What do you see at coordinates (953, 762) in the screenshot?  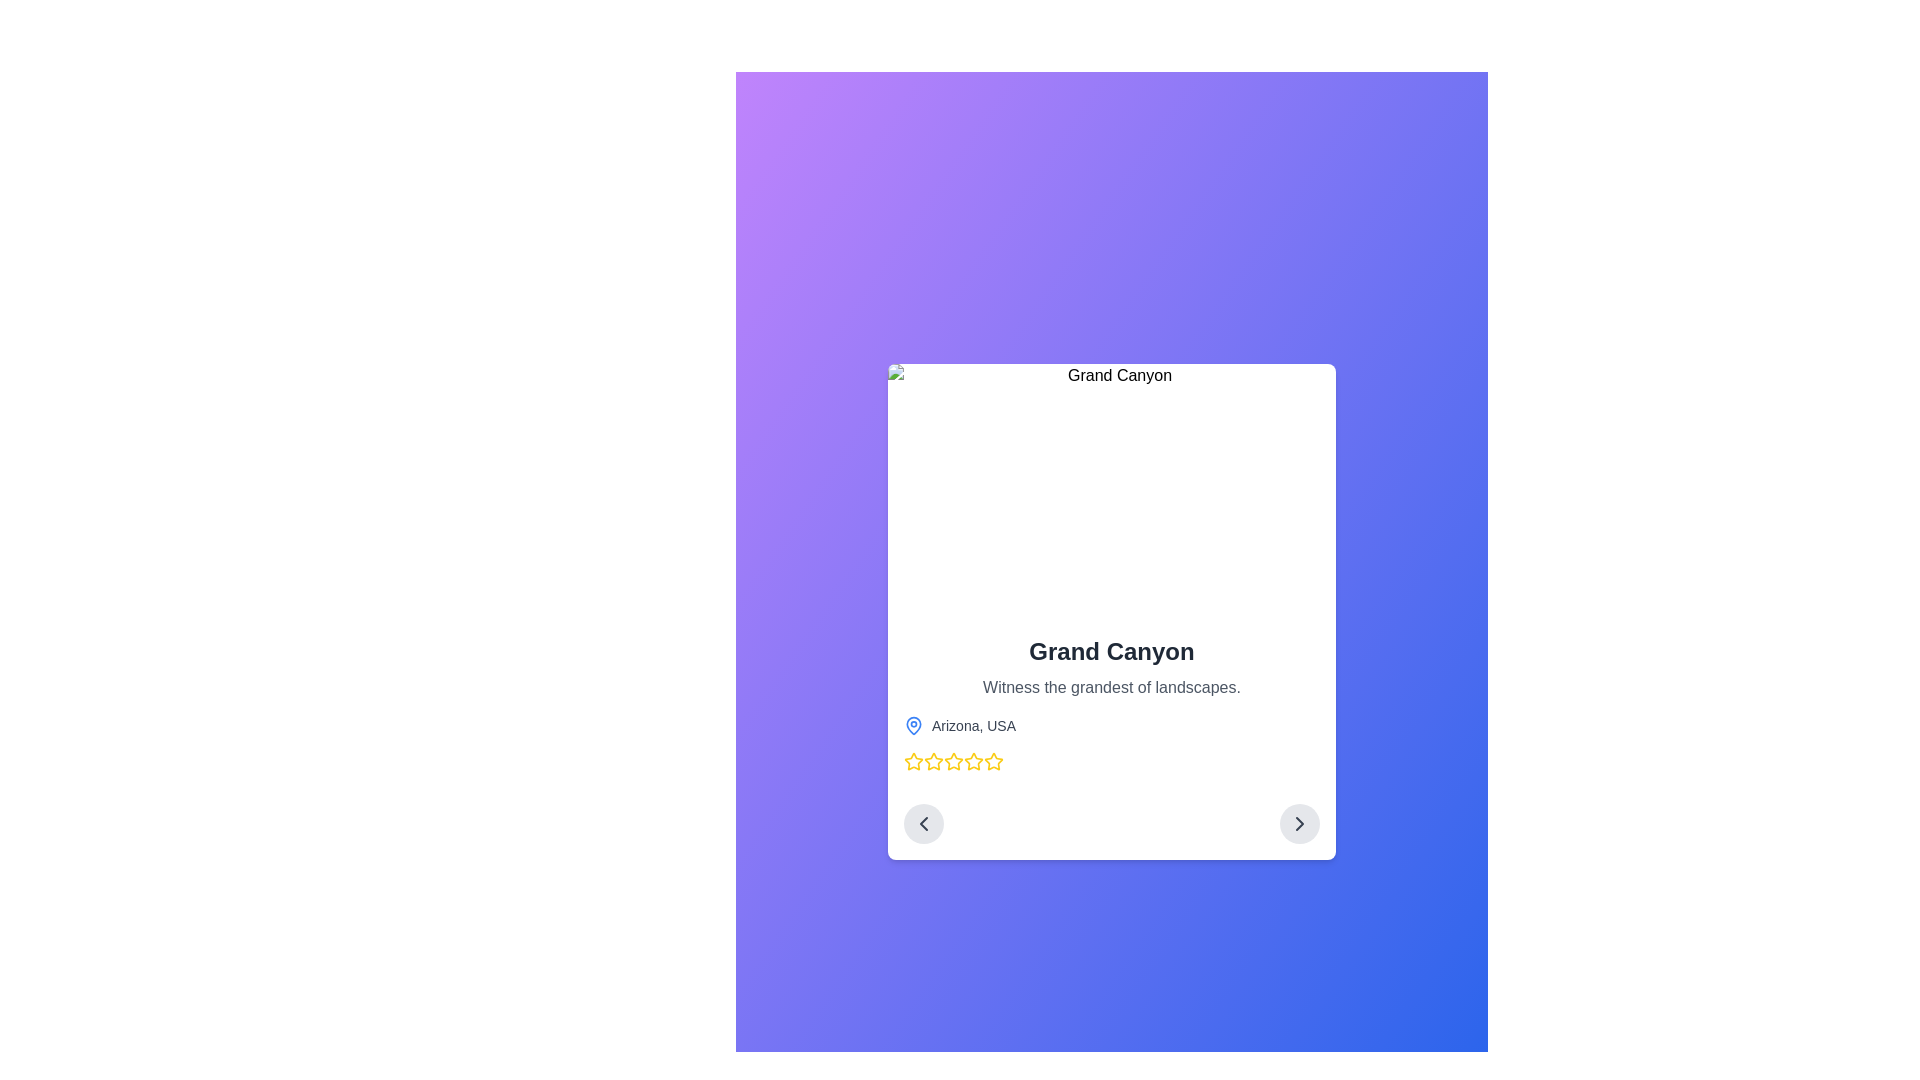 I see `the fifth rating star, which is a yellow outlined star with a white center, located below the 'Arizona, USA' text` at bounding box center [953, 762].